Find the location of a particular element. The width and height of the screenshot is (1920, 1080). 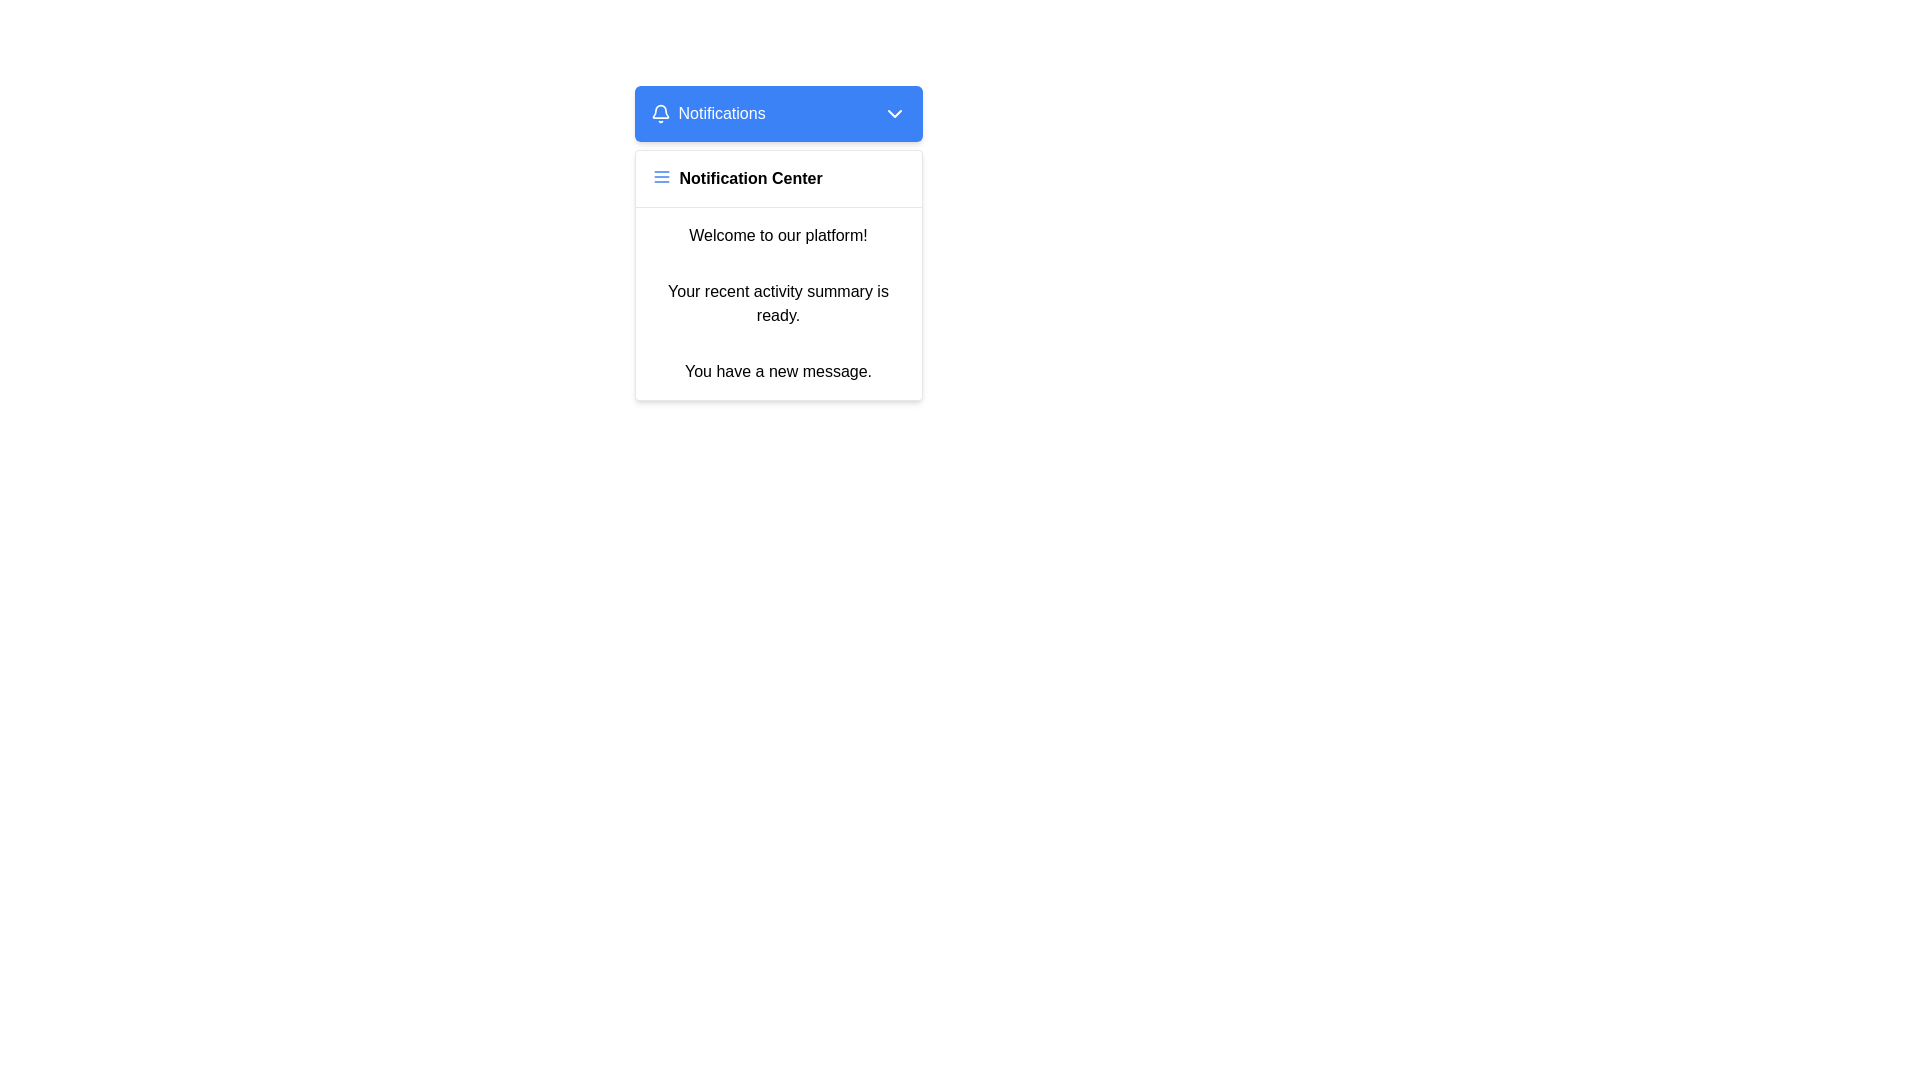

the label indicating notifications in the horizontal navigation bar is located at coordinates (721, 114).